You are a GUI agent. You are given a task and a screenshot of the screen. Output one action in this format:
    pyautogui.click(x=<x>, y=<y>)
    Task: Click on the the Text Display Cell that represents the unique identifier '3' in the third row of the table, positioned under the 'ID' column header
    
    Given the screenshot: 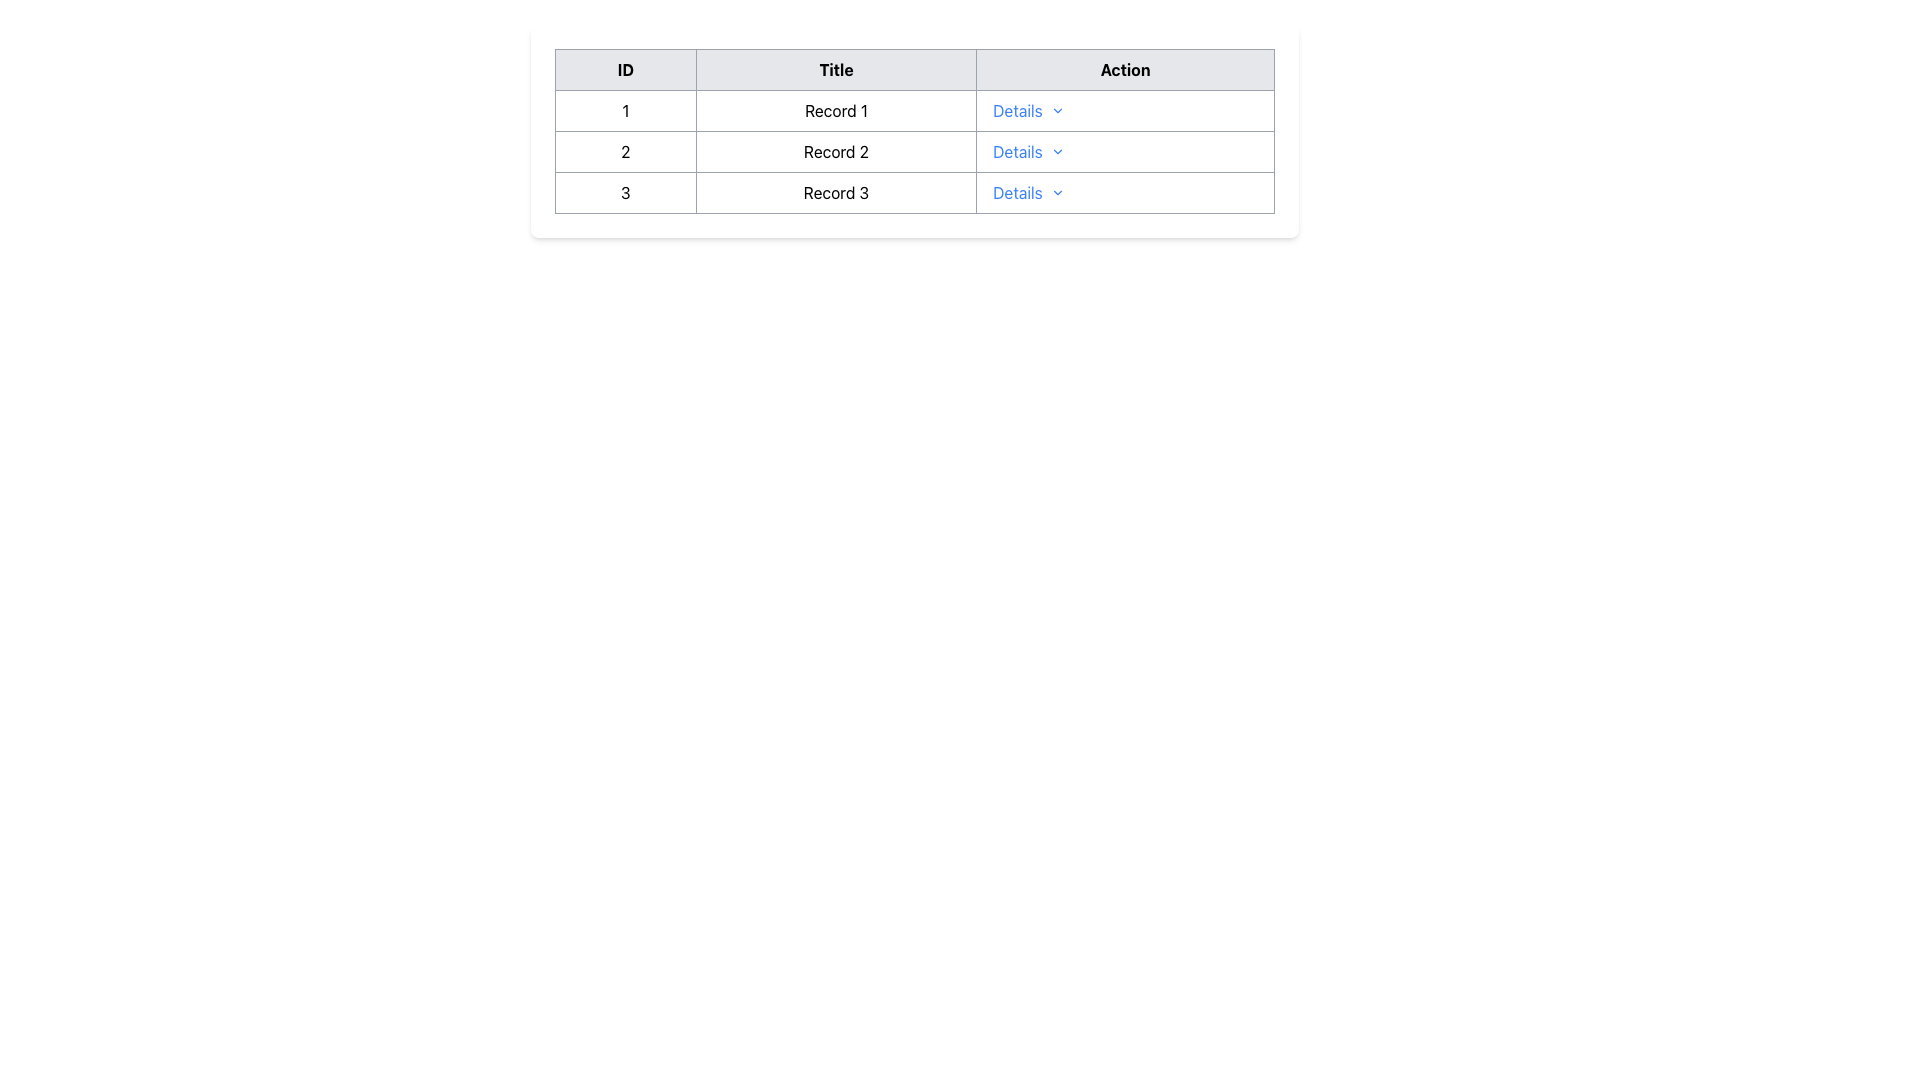 What is the action you would take?
    pyautogui.click(x=624, y=192)
    